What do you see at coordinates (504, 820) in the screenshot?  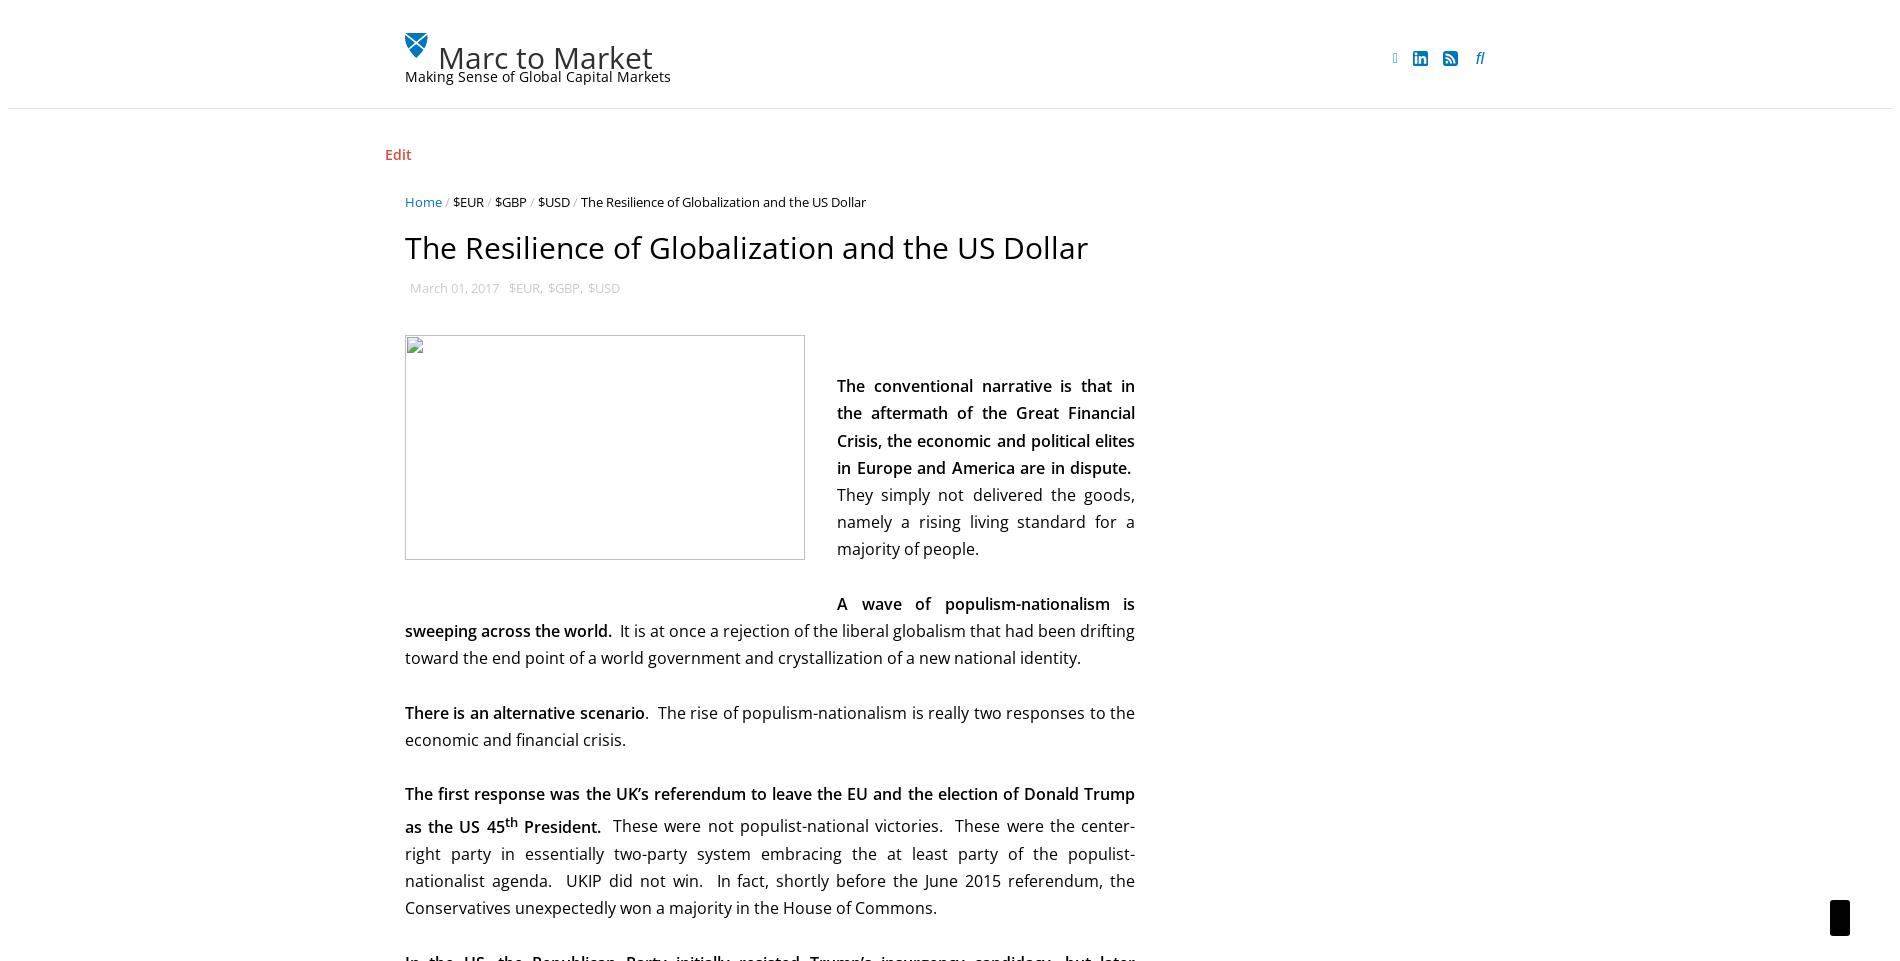 I see `'th'` at bounding box center [504, 820].